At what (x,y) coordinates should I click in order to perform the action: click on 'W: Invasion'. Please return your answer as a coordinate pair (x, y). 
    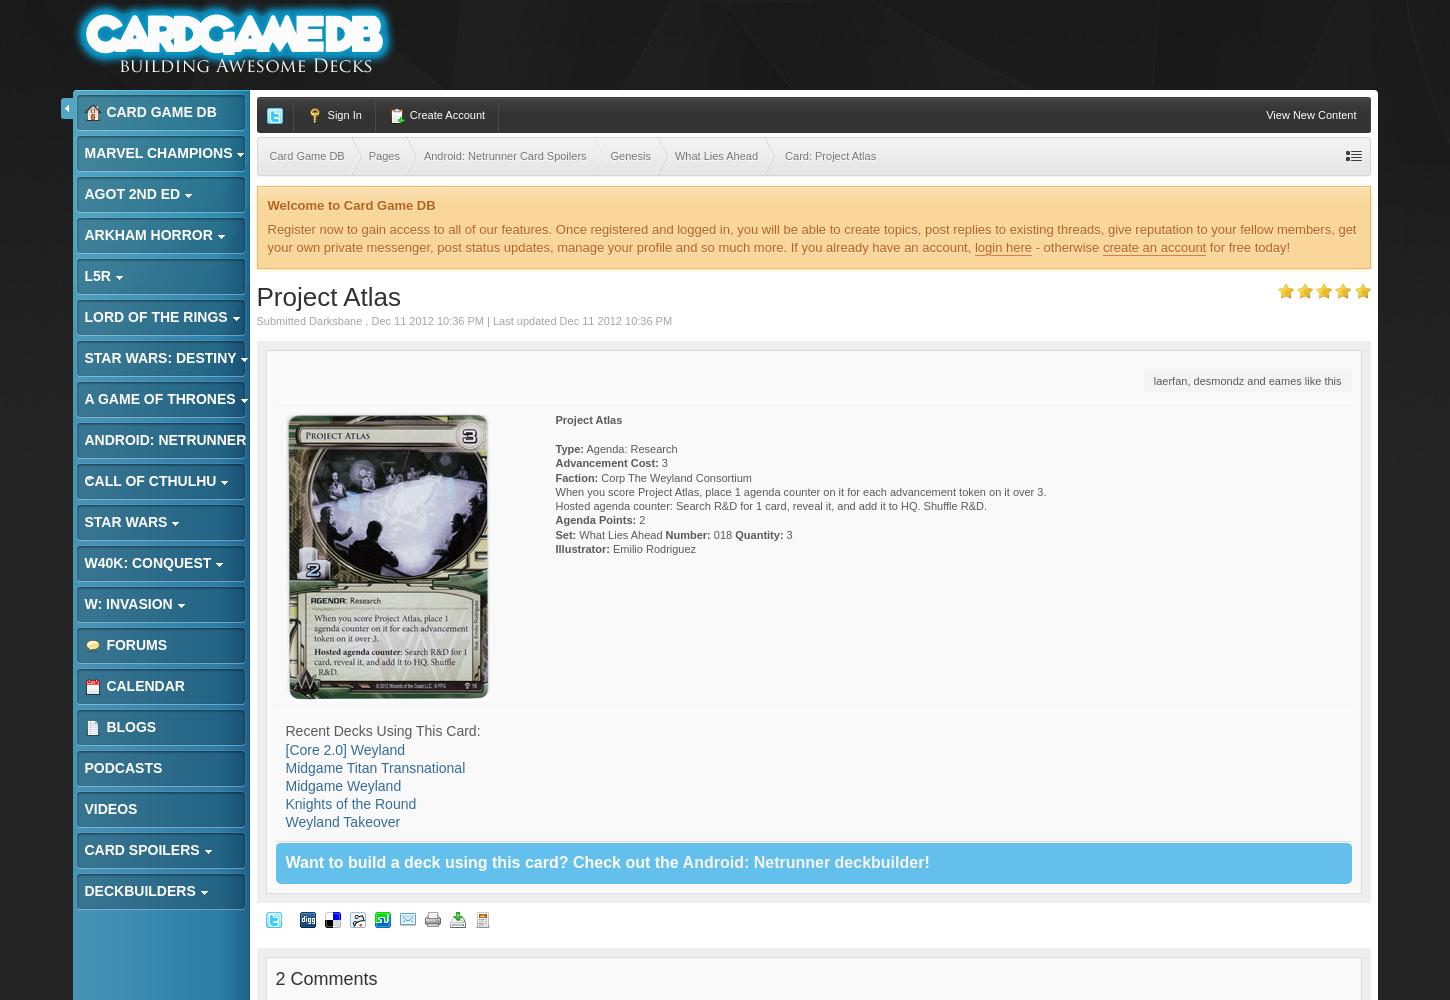
    Looking at the image, I should click on (83, 603).